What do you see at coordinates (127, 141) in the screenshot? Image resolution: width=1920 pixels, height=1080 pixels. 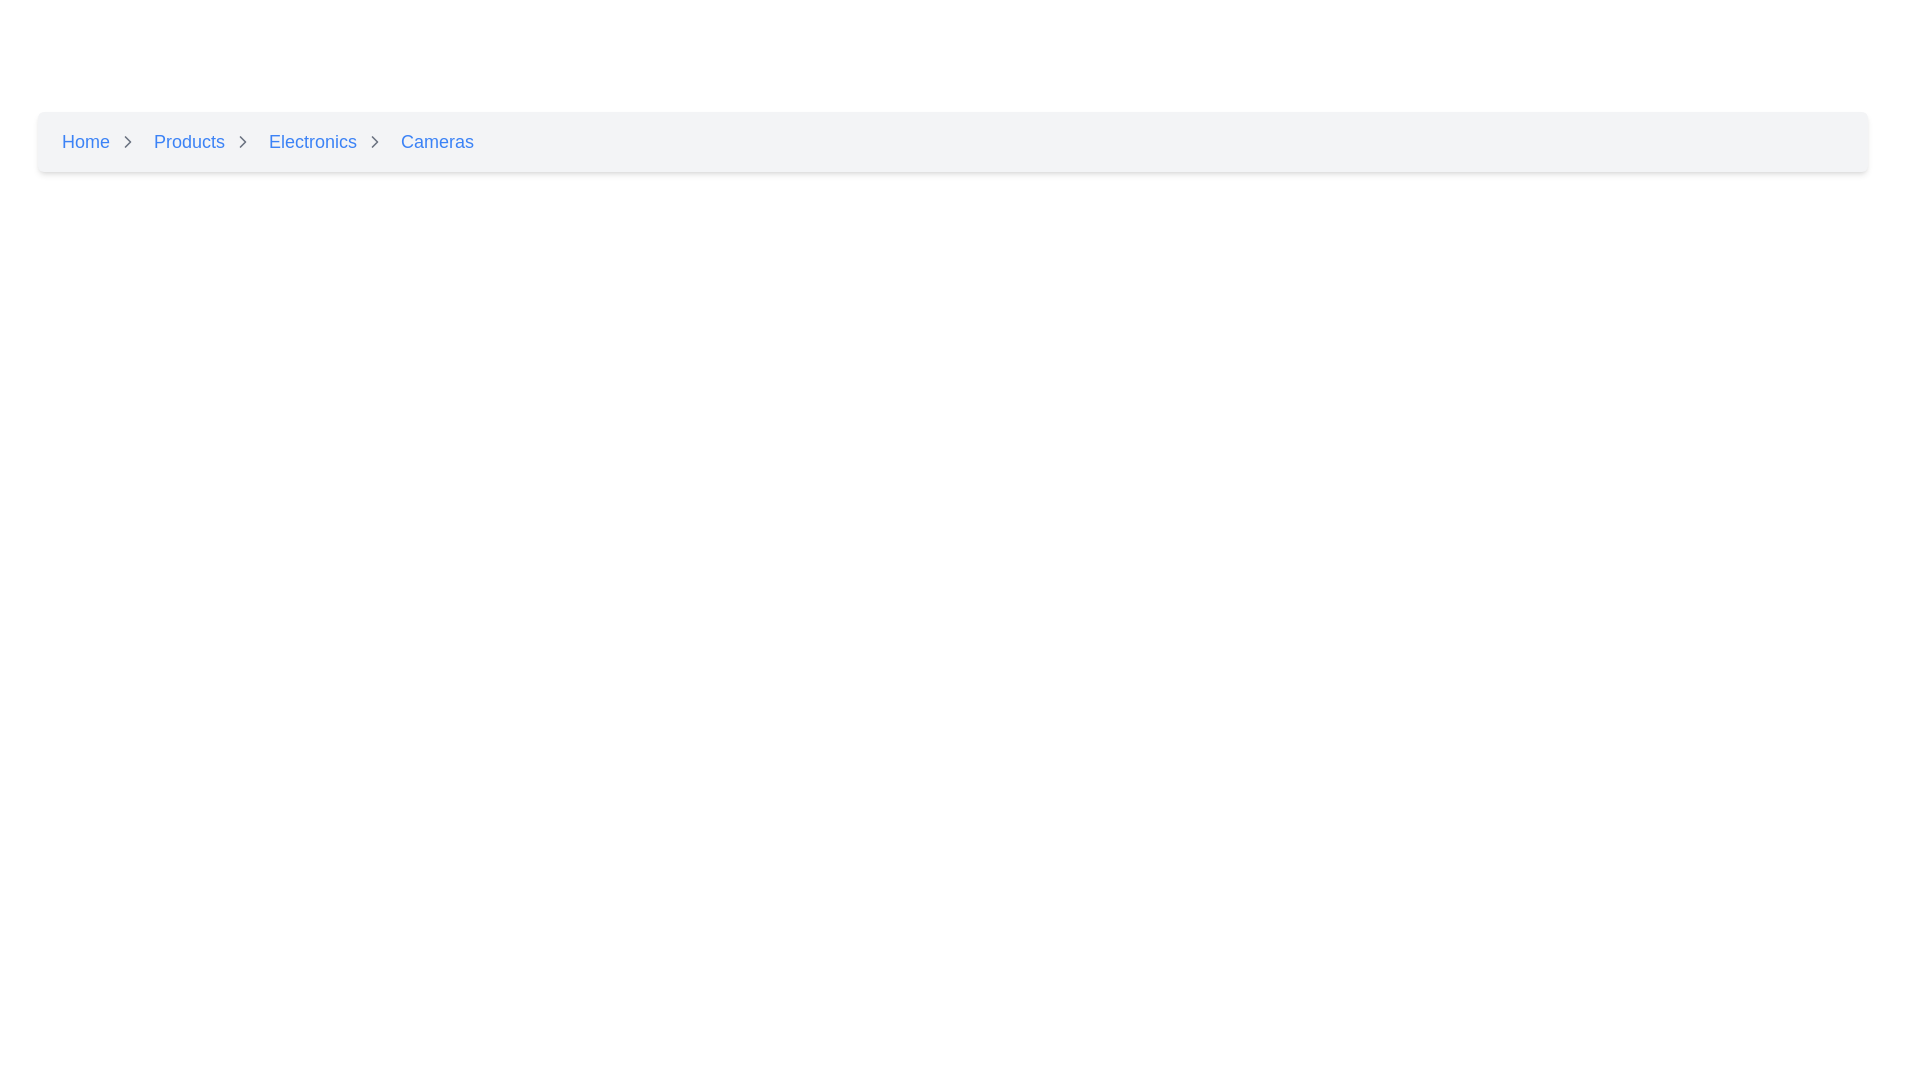 I see `the Chevron SVG icon located between 'Home' and 'Products' in the breadcrumb navigation bar, which visually separates the navigation levels` at bounding box center [127, 141].